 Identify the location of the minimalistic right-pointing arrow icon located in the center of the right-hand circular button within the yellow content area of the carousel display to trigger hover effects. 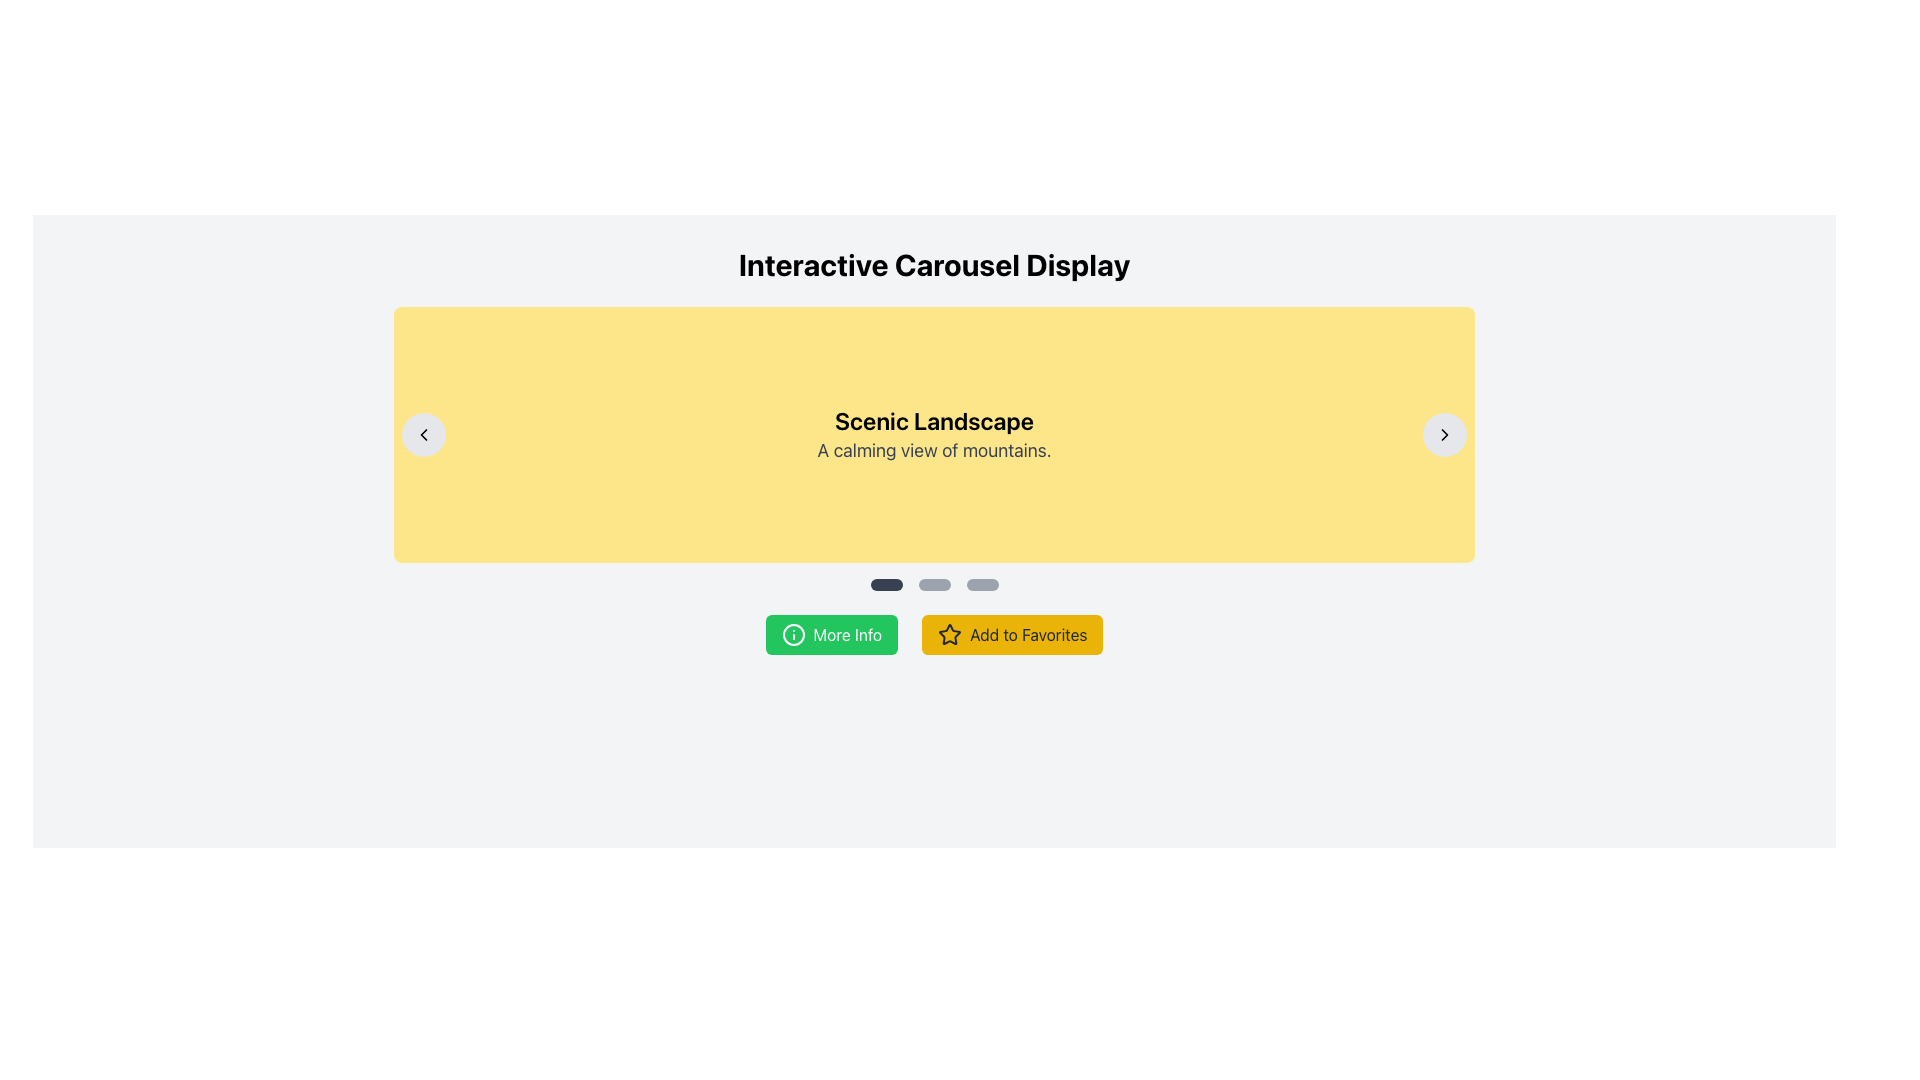
(1445, 434).